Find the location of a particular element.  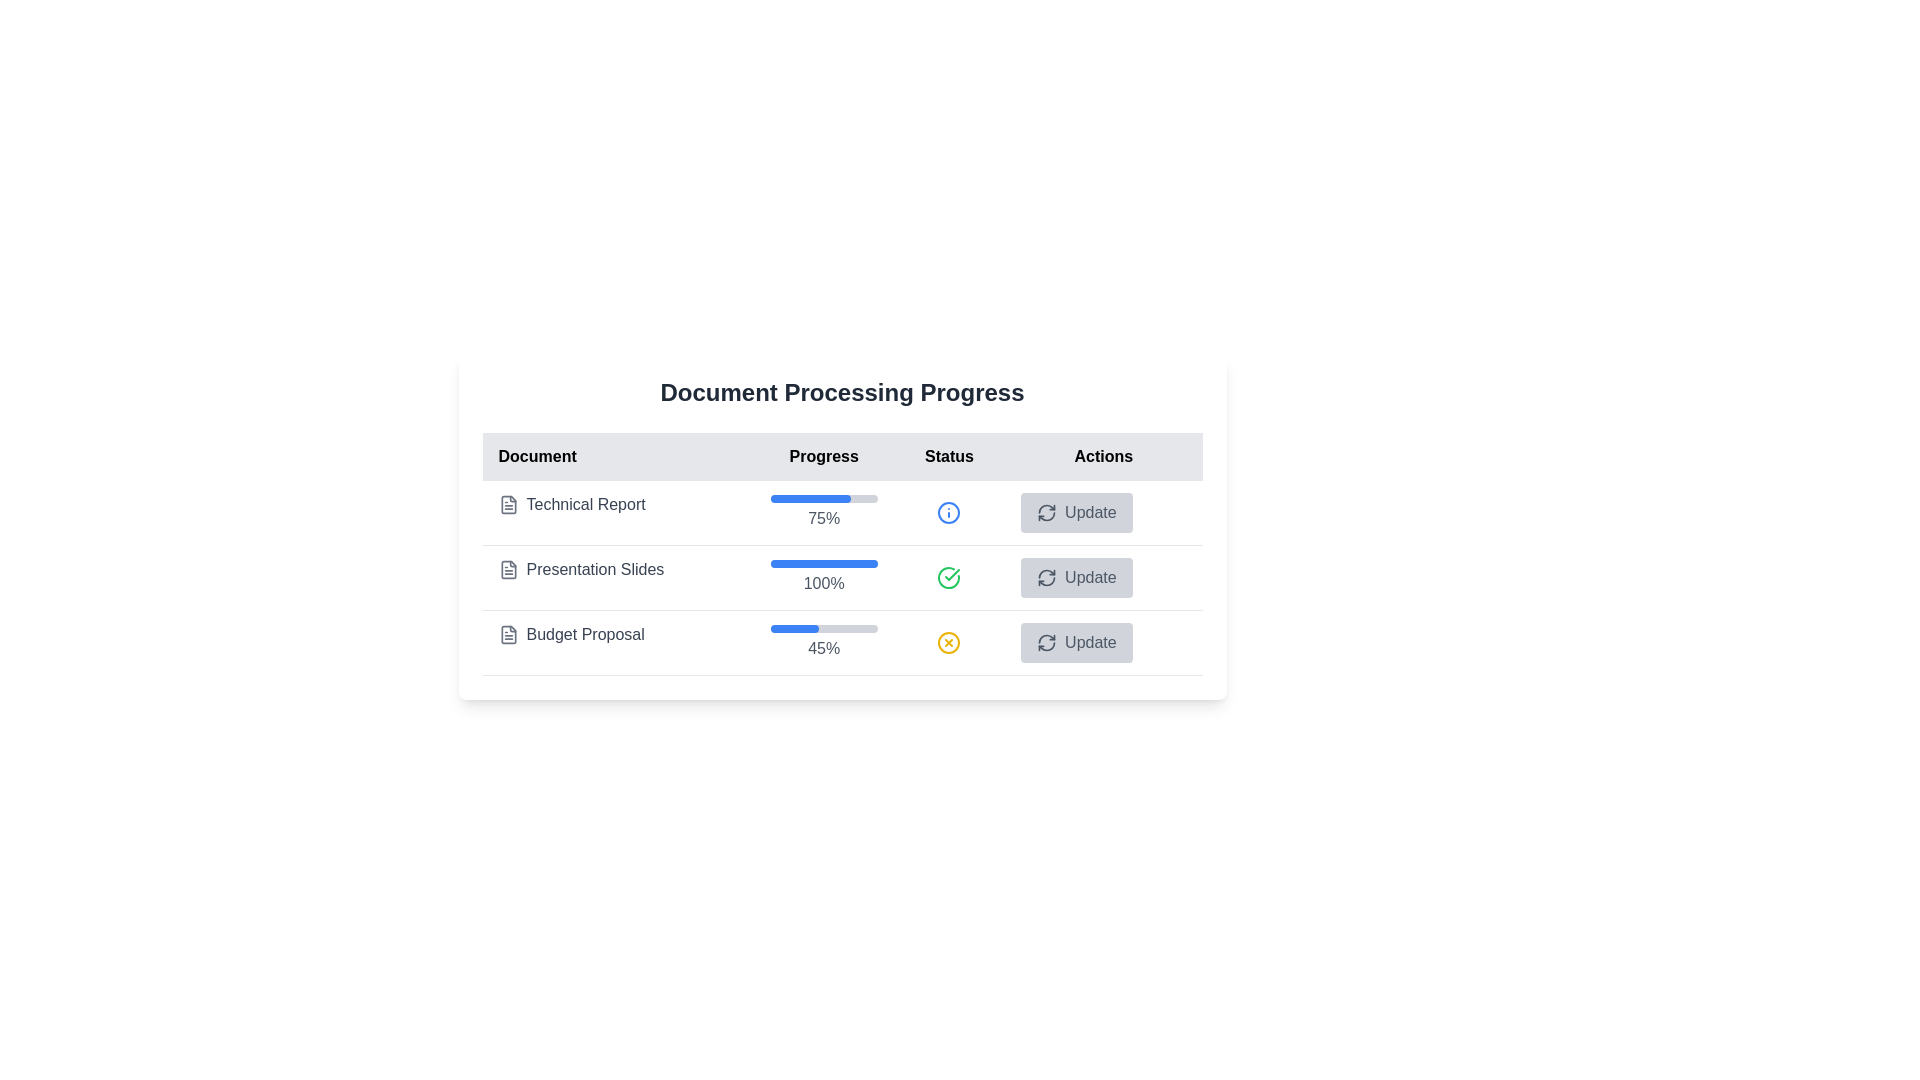

the file icon representing the 'Budget Proposal' document located on the left side of its row in the main table is located at coordinates (508, 635).